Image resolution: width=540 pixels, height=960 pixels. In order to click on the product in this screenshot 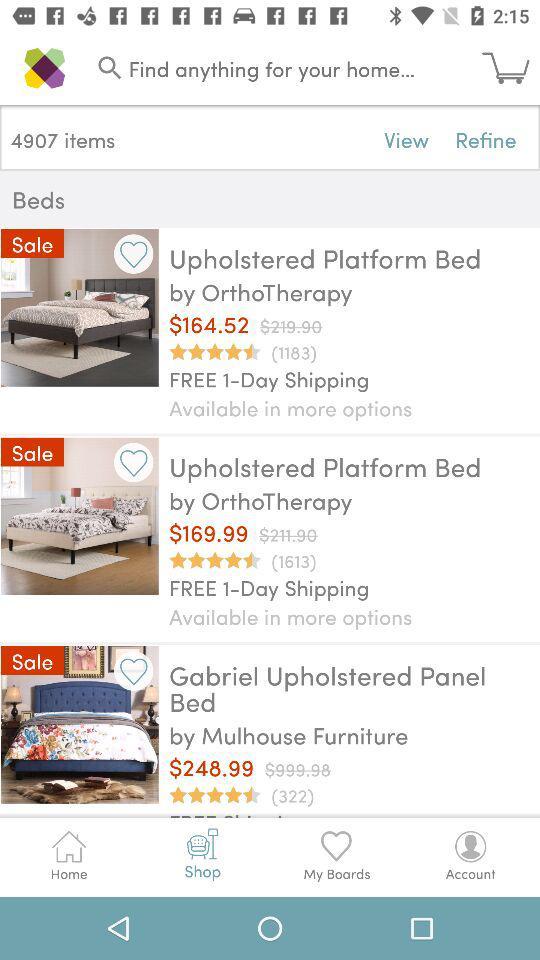, I will do `click(133, 671)`.